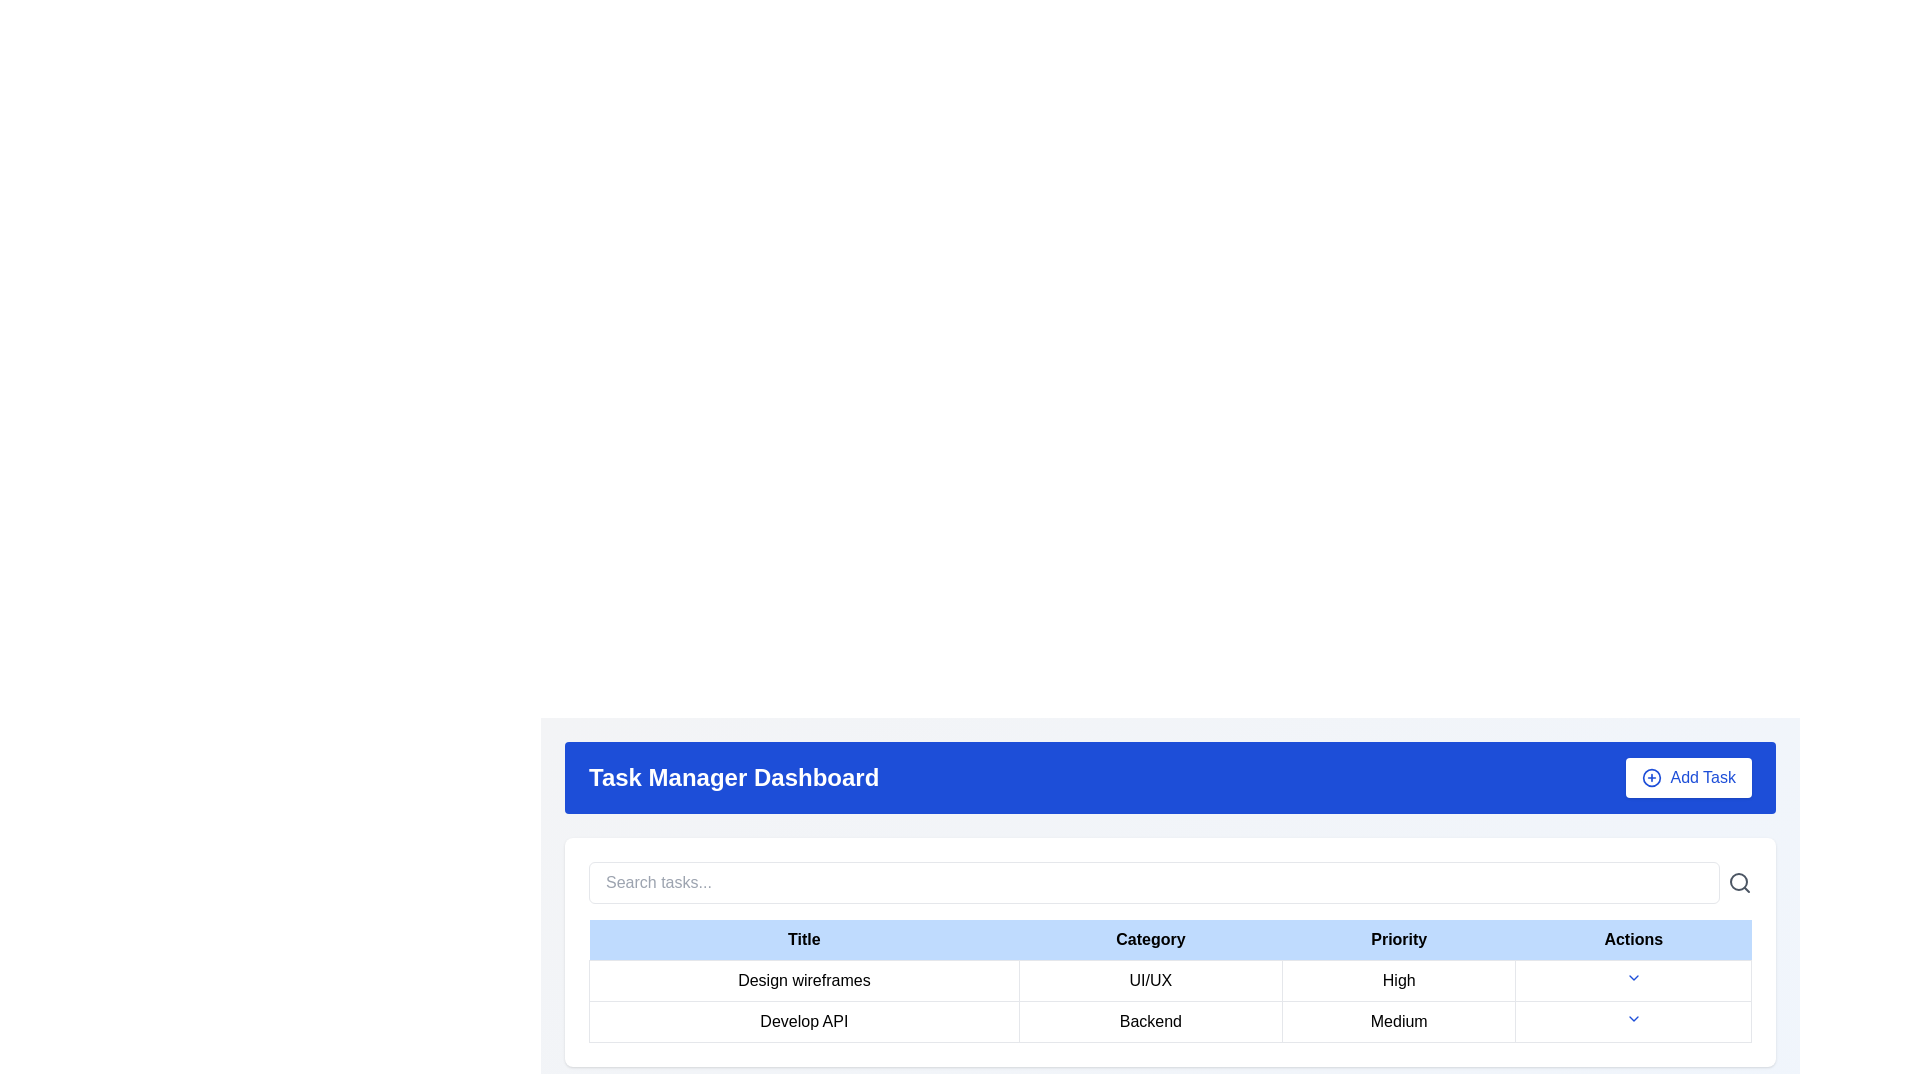  Describe the element at coordinates (1688, 777) in the screenshot. I see `the 'Add Task' button located on the right side of the blue header bar labeled 'Task Manager Dashboard' to initiate the process of adding a new task` at that location.